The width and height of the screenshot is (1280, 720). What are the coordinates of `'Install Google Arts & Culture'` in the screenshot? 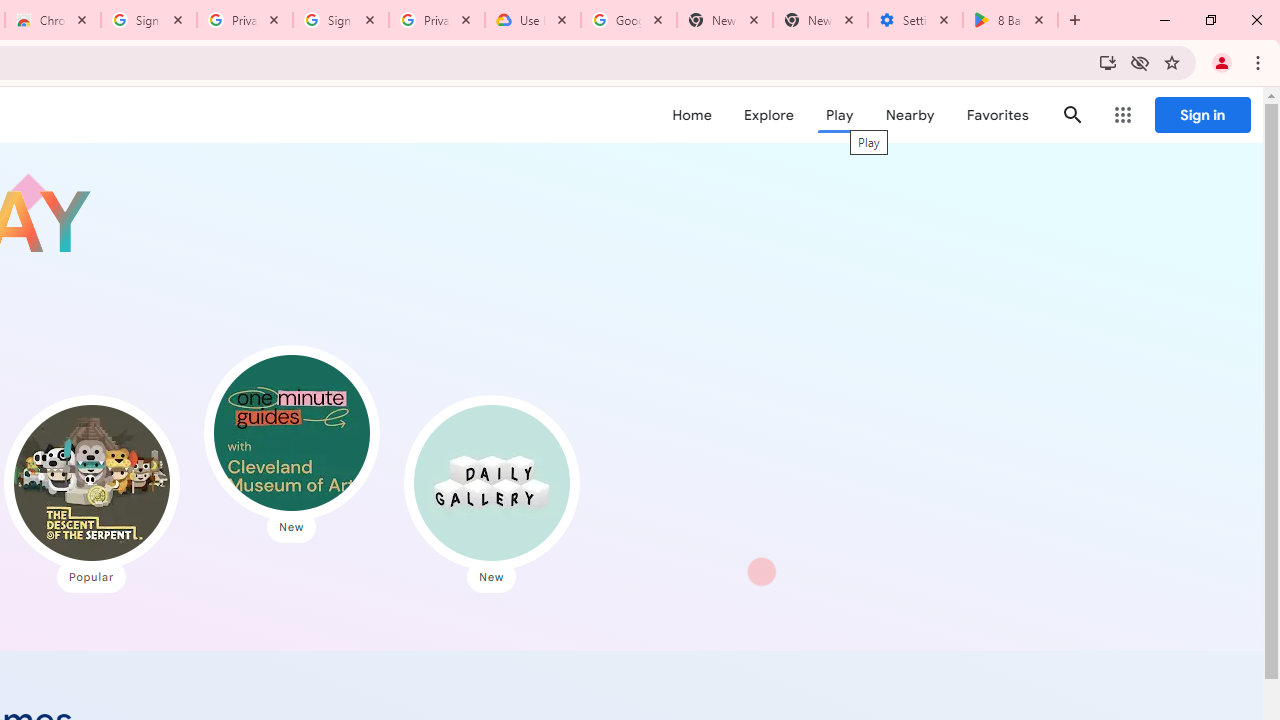 It's located at (1106, 61).